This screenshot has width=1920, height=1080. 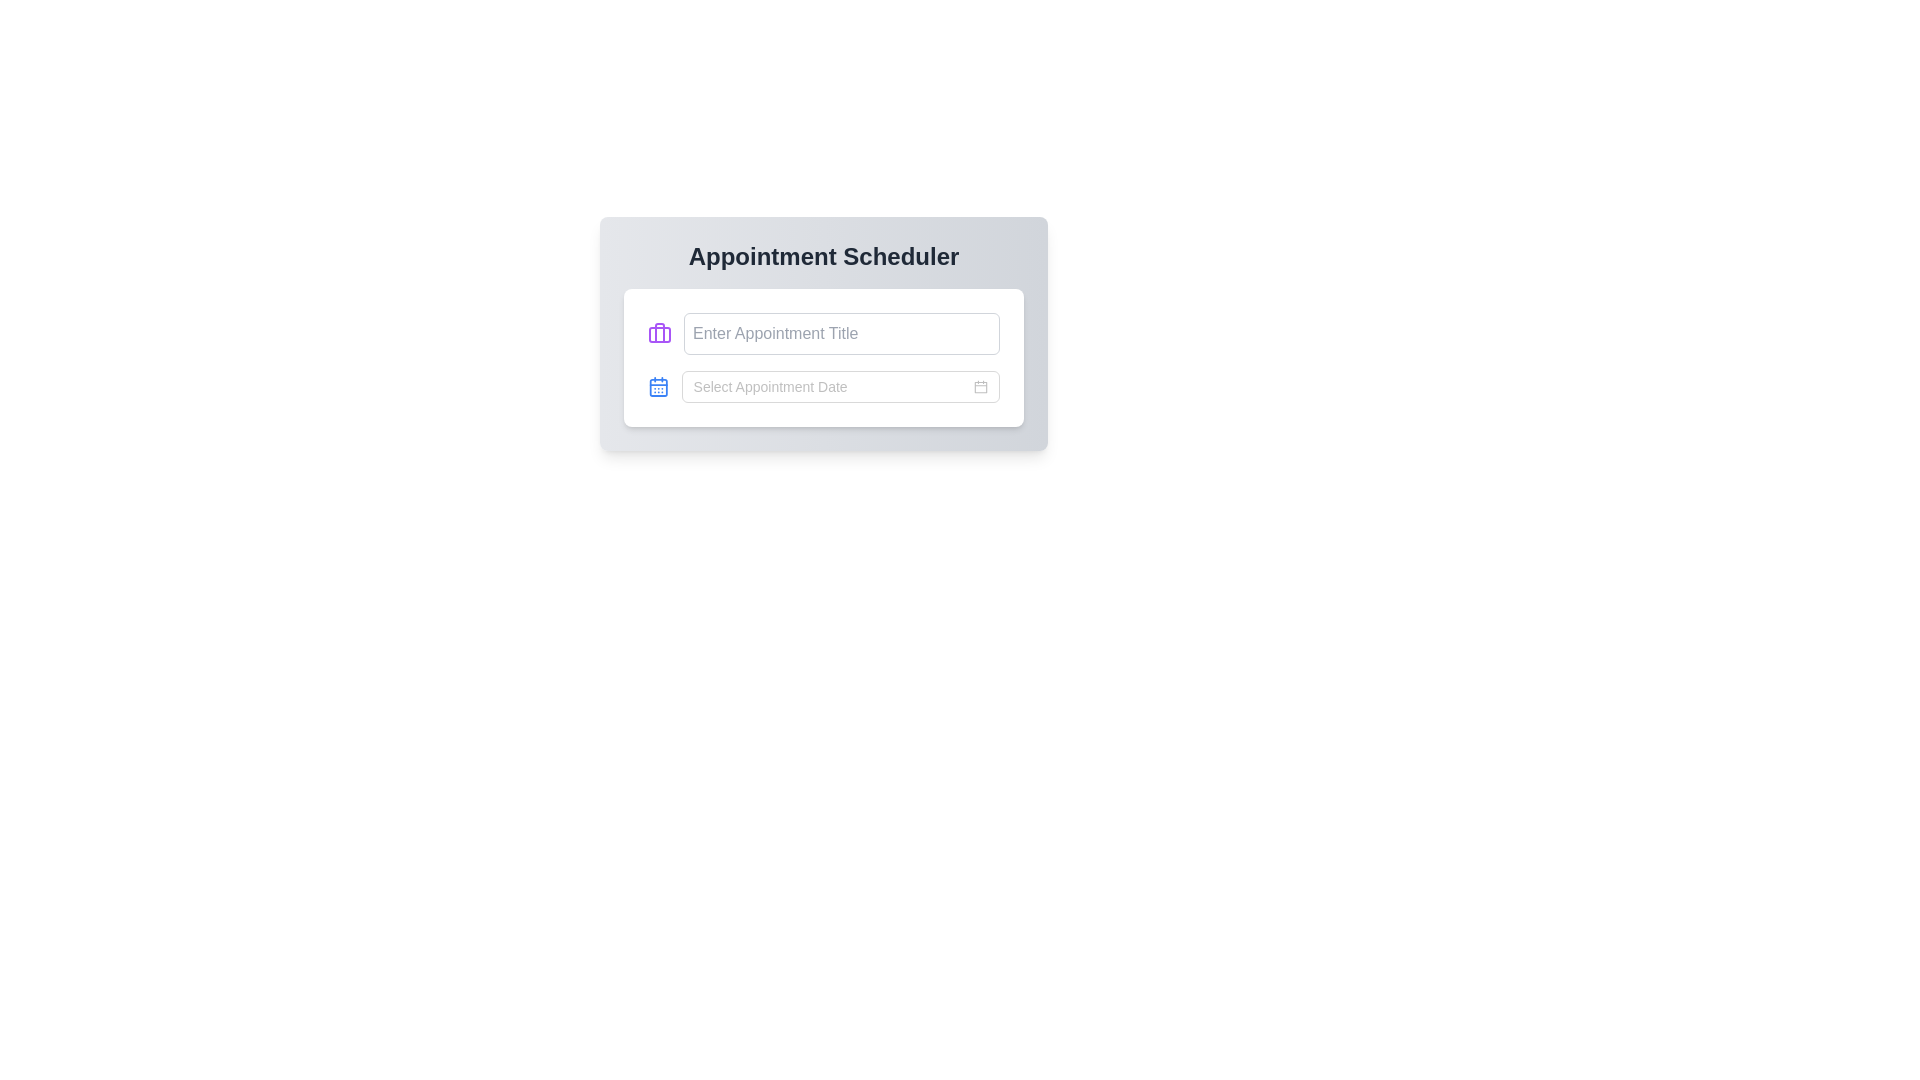 What do you see at coordinates (841, 333) in the screenshot?
I see `the text input field with placeholder text 'Enter Appointment Title'` at bounding box center [841, 333].